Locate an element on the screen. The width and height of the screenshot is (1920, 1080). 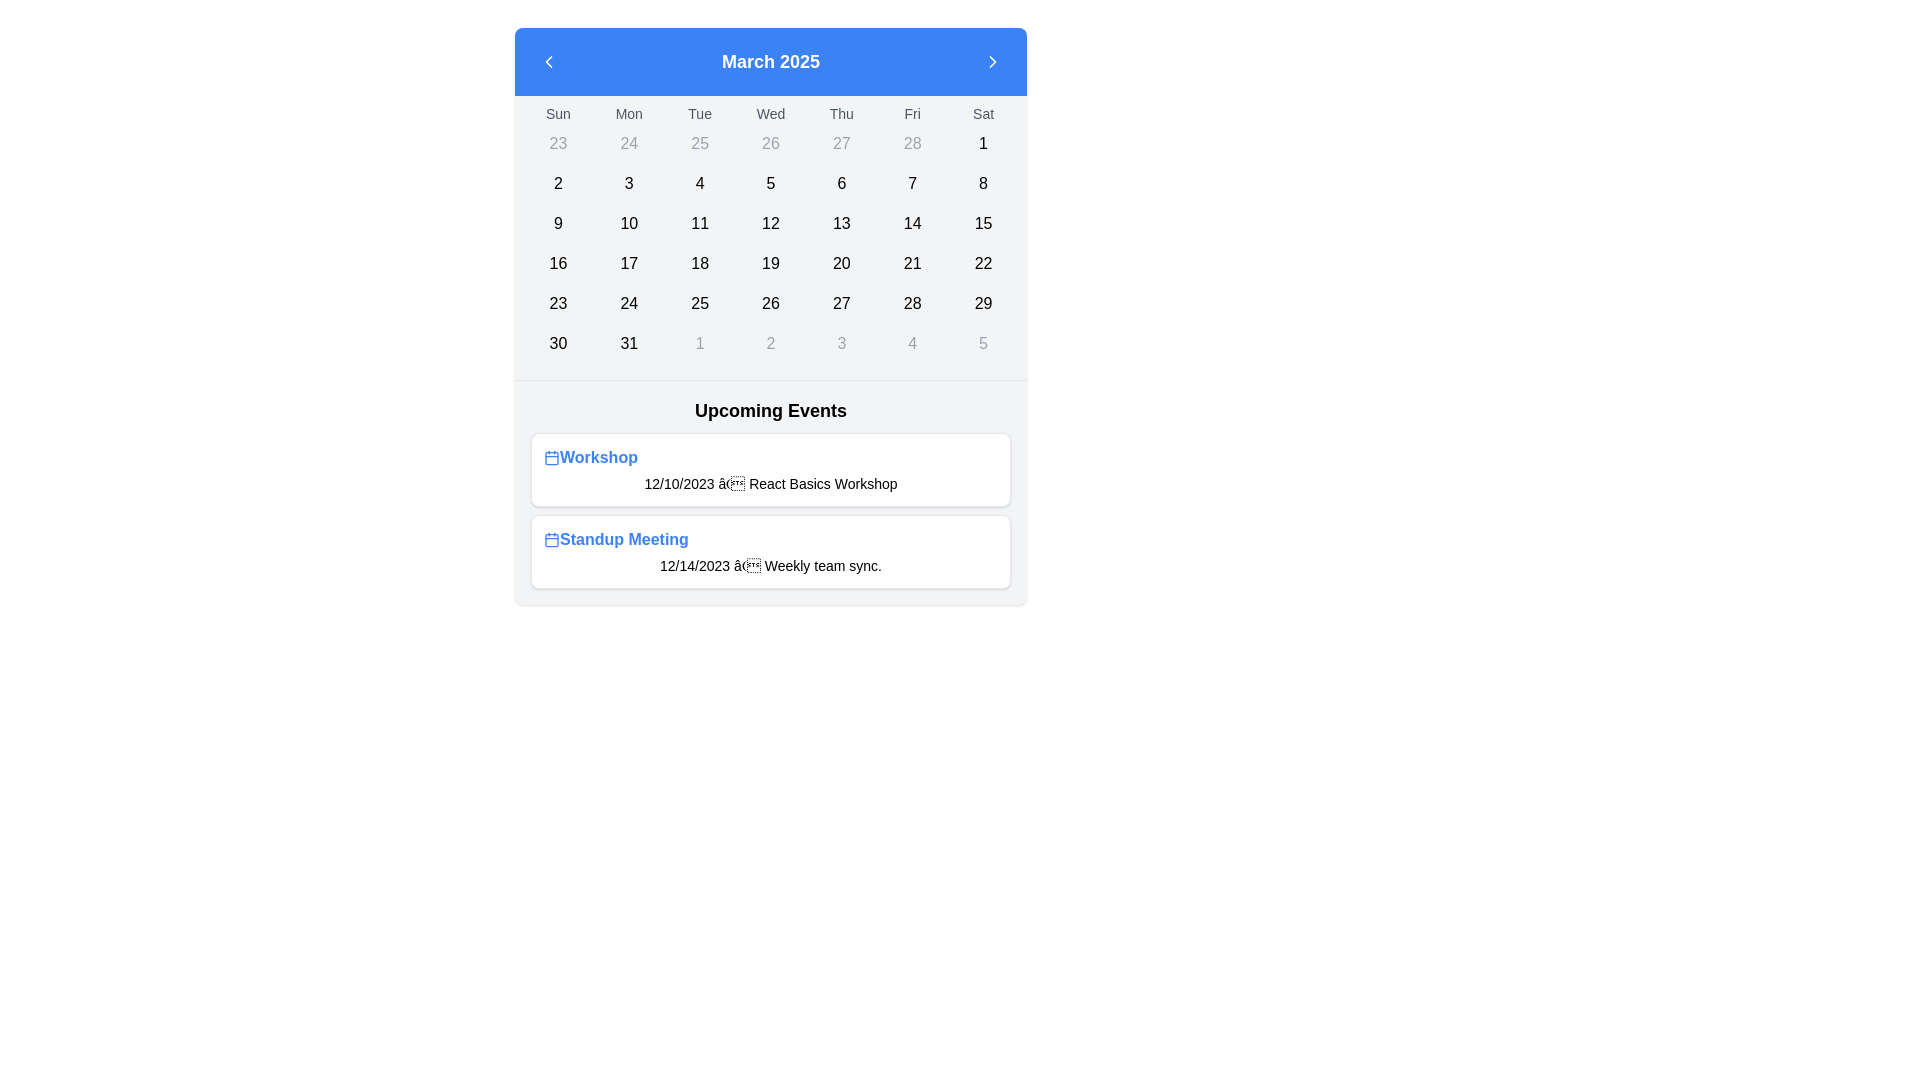
the clickable calendar day cell displaying the number '25' is located at coordinates (700, 142).